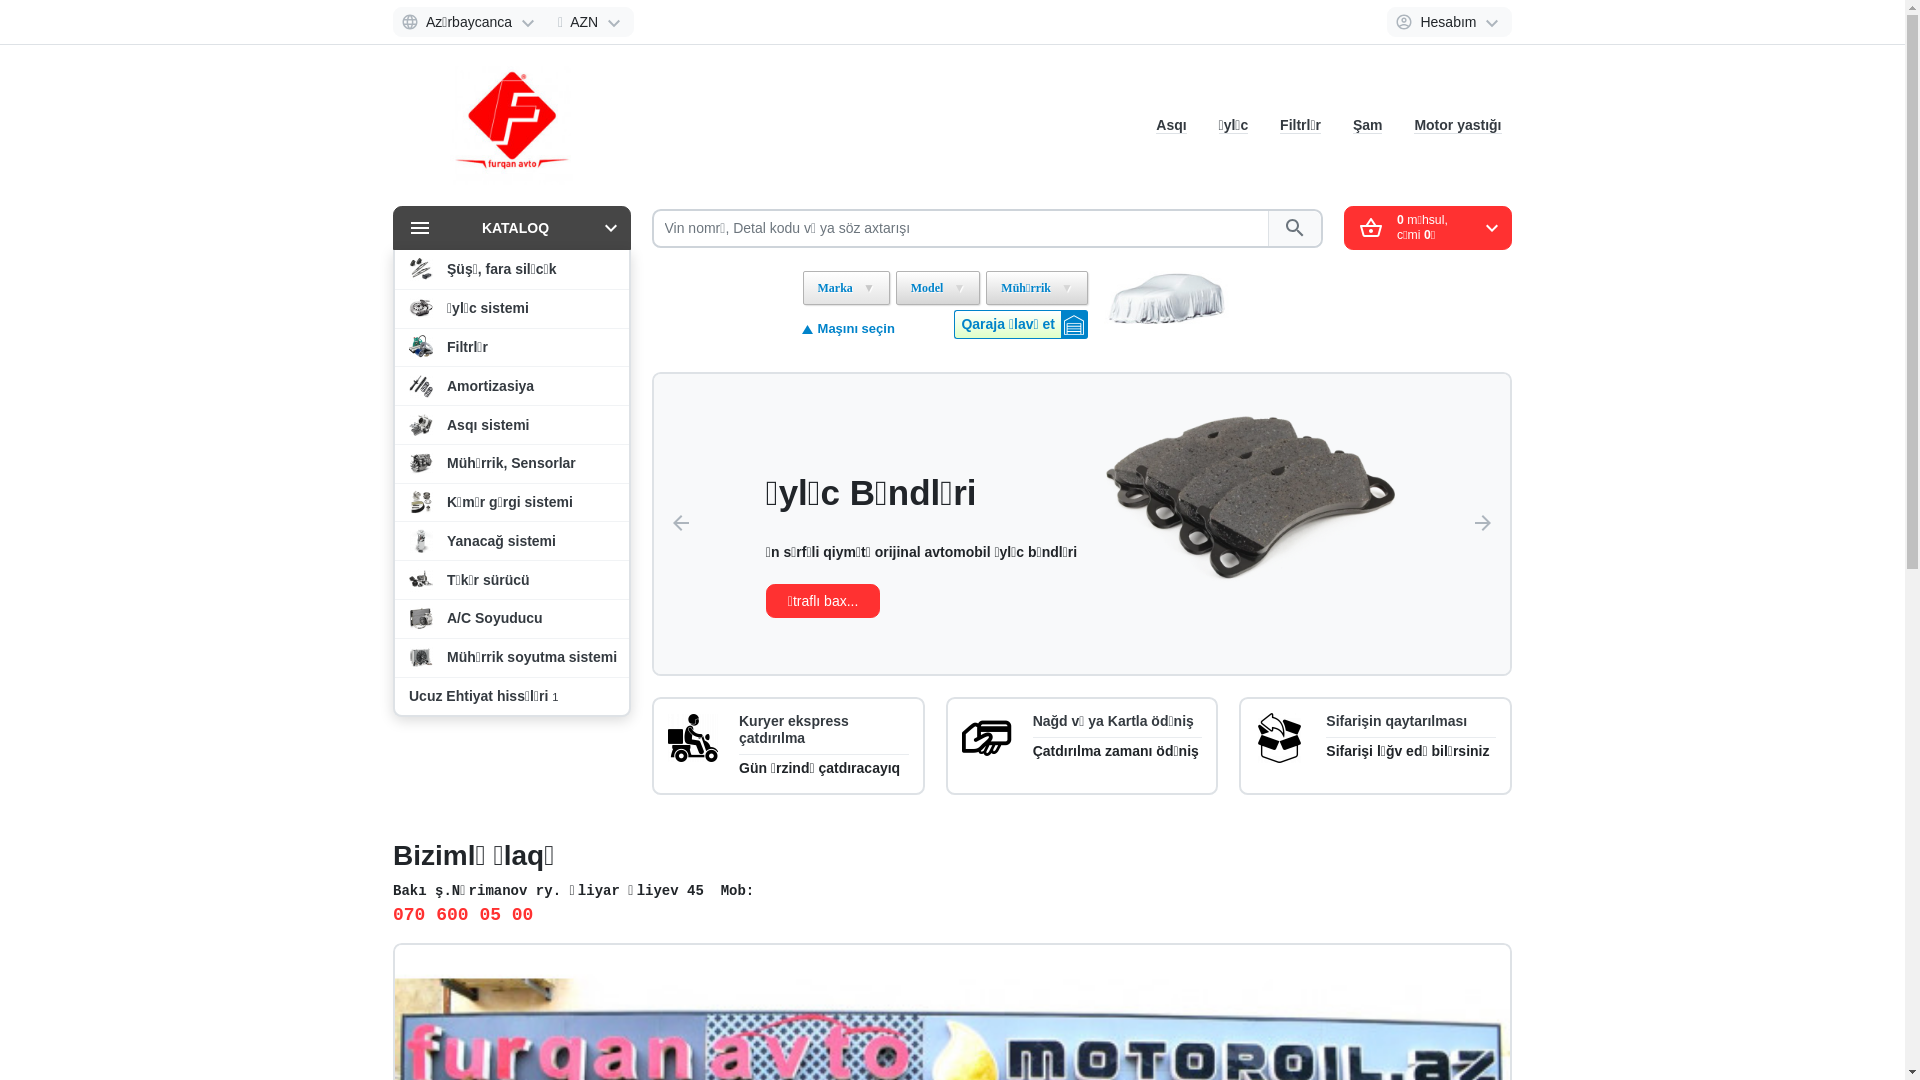 This screenshot has height=1080, width=1920. What do you see at coordinates (394, 385) in the screenshot?
I see `'Amortizasiya'` at bounding box center [394, 385].